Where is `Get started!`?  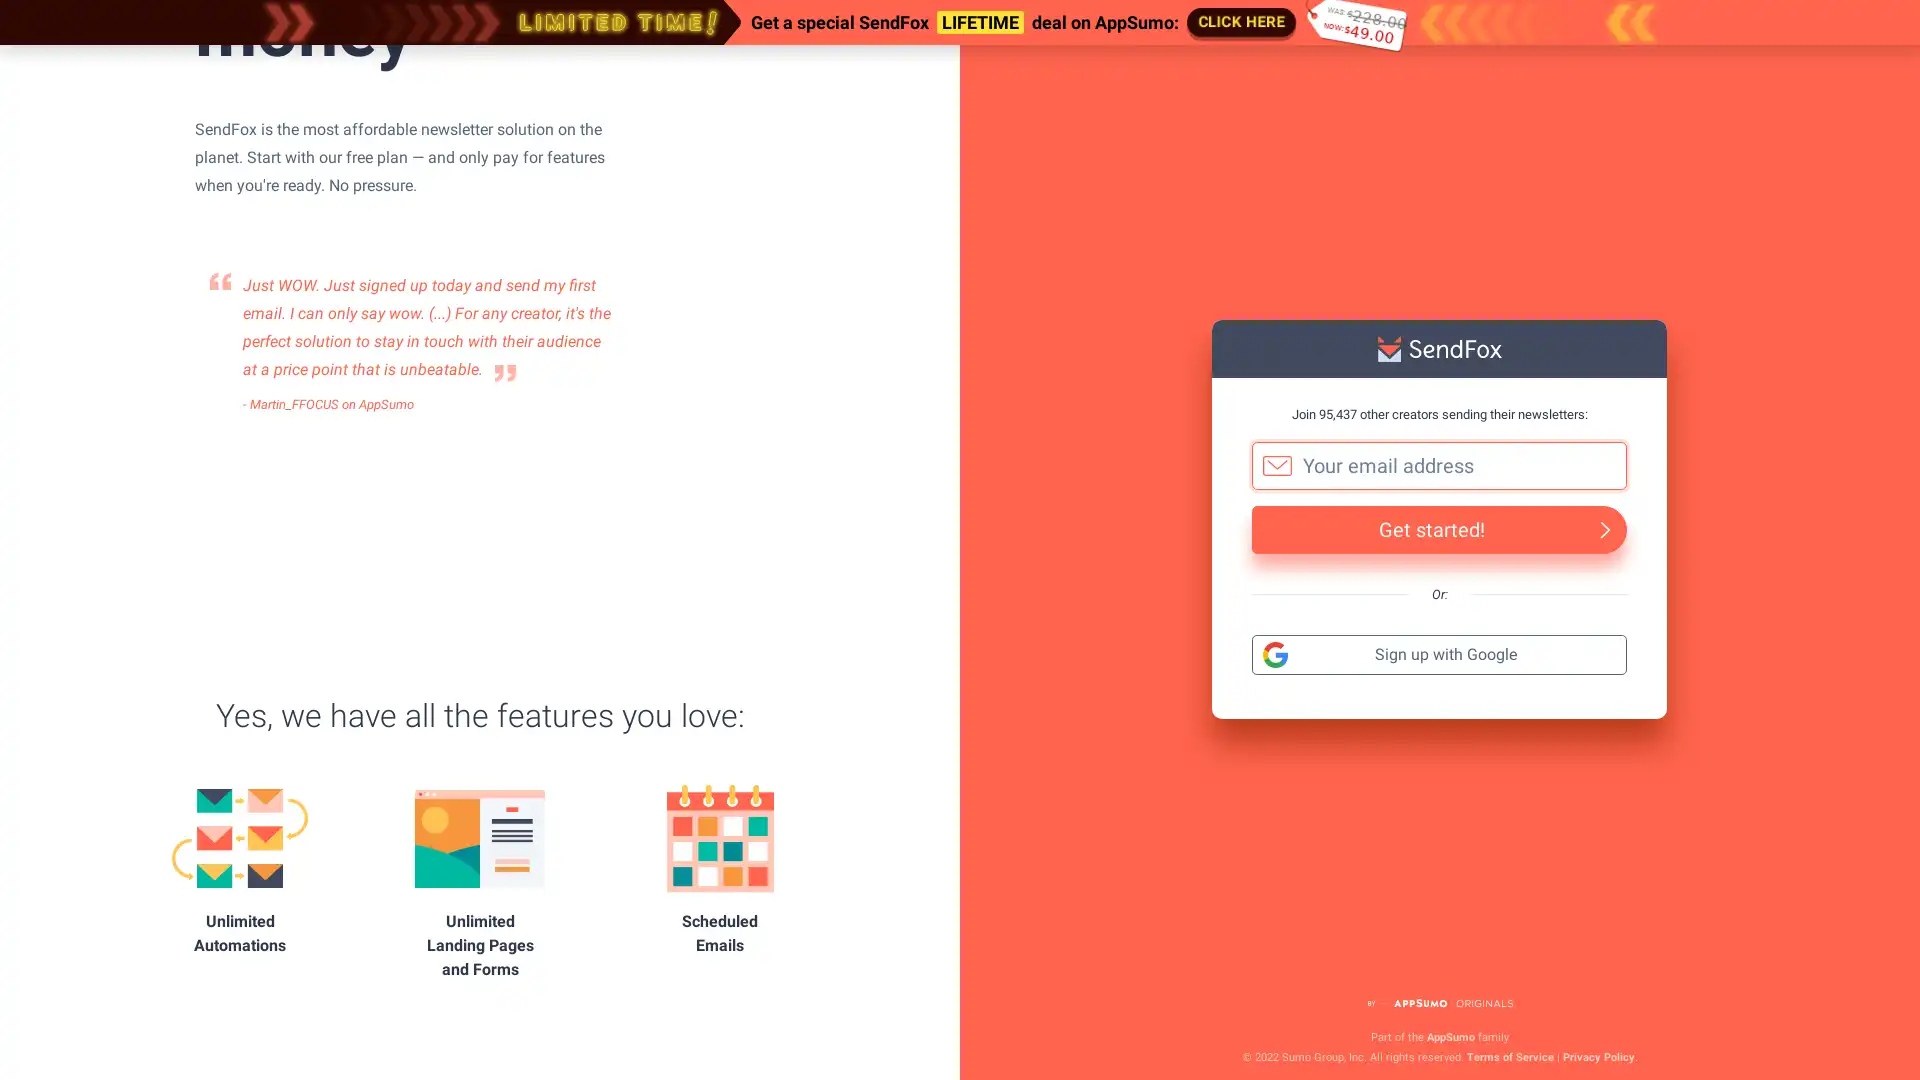
Get started! is located at coordinates (1438, 527).